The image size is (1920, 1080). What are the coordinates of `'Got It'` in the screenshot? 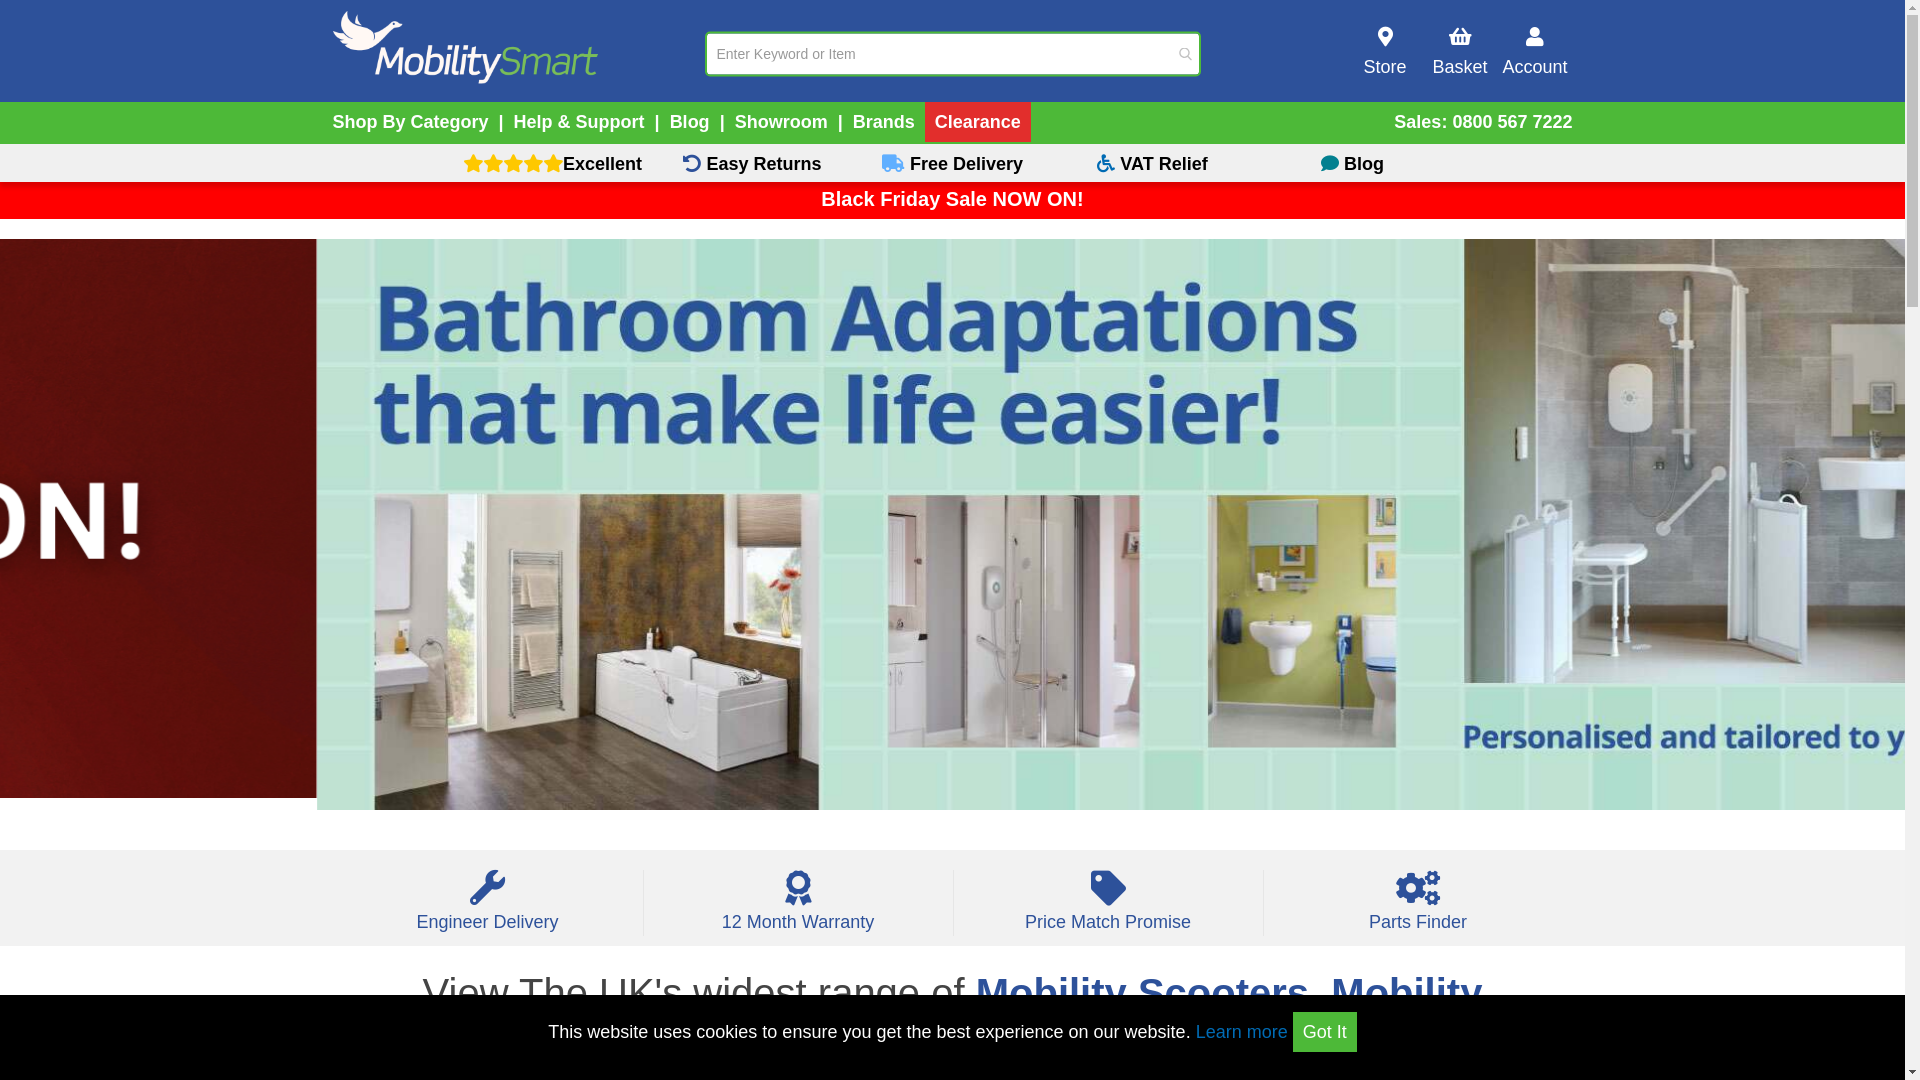 It's located at (1324, 1032).